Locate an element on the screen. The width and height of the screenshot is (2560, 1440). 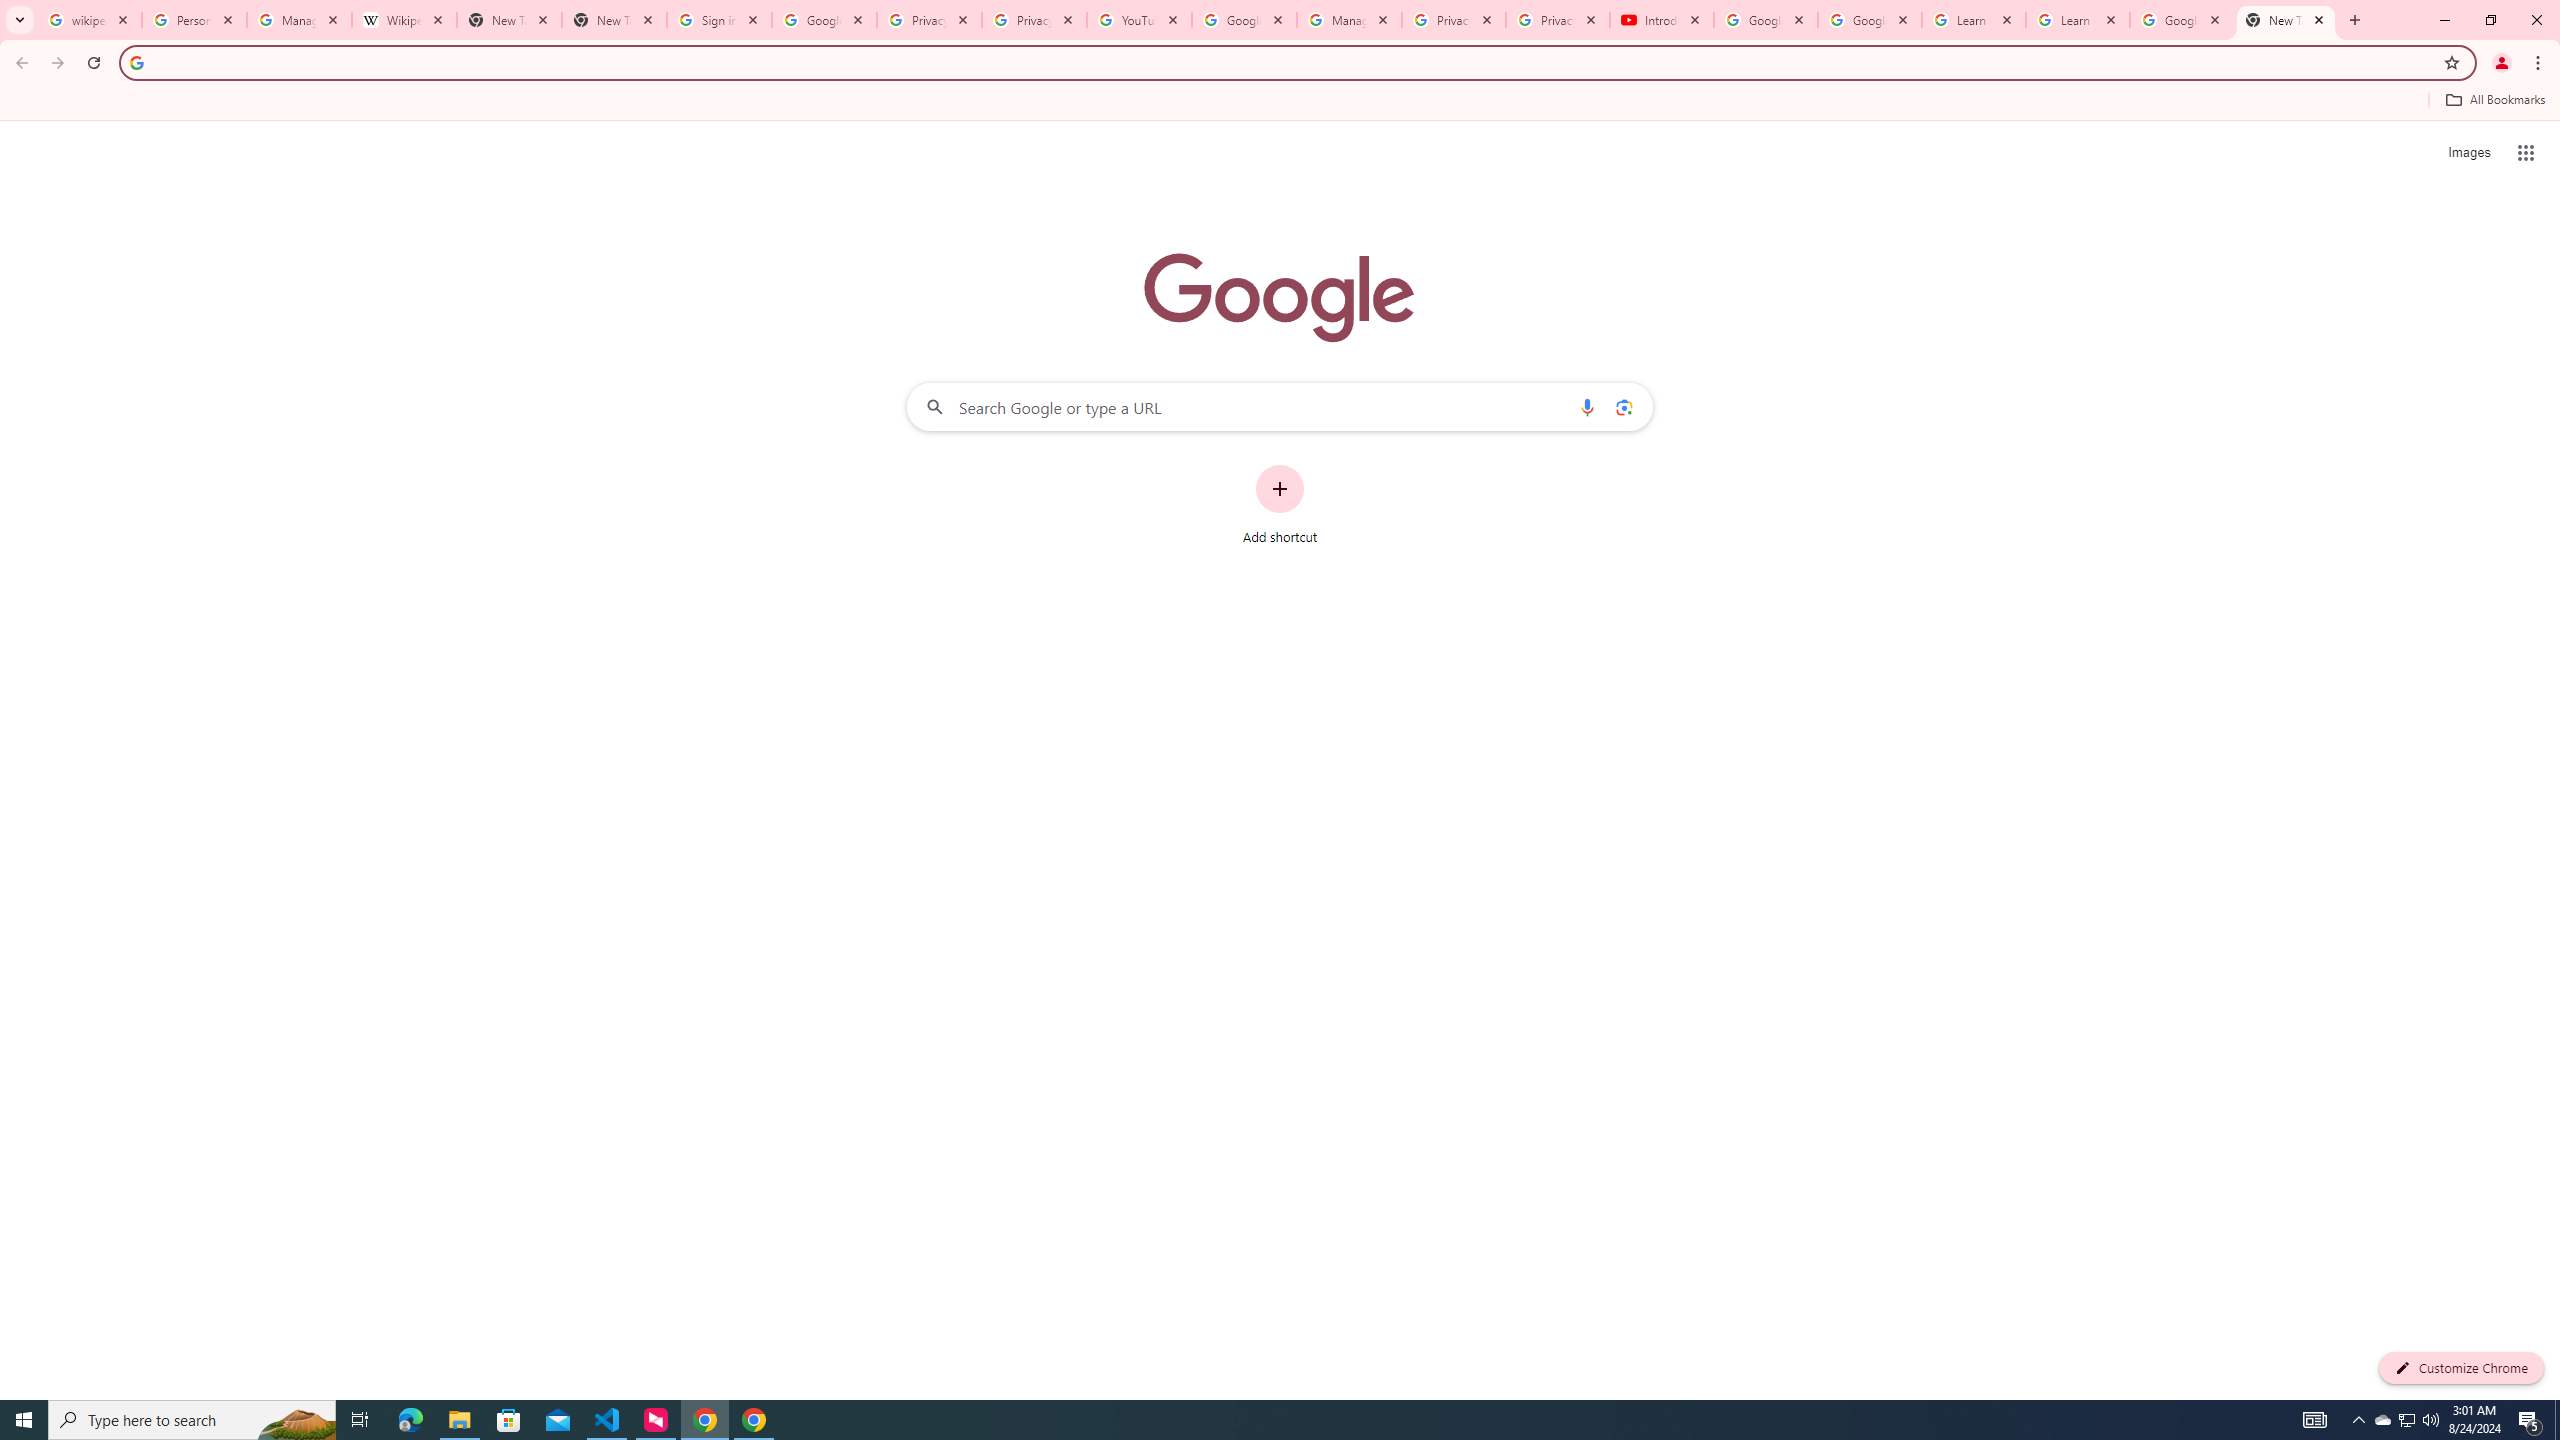
'Introduction | Google Privacy Policy - YouTube' is located at coordinates (1660, 19).